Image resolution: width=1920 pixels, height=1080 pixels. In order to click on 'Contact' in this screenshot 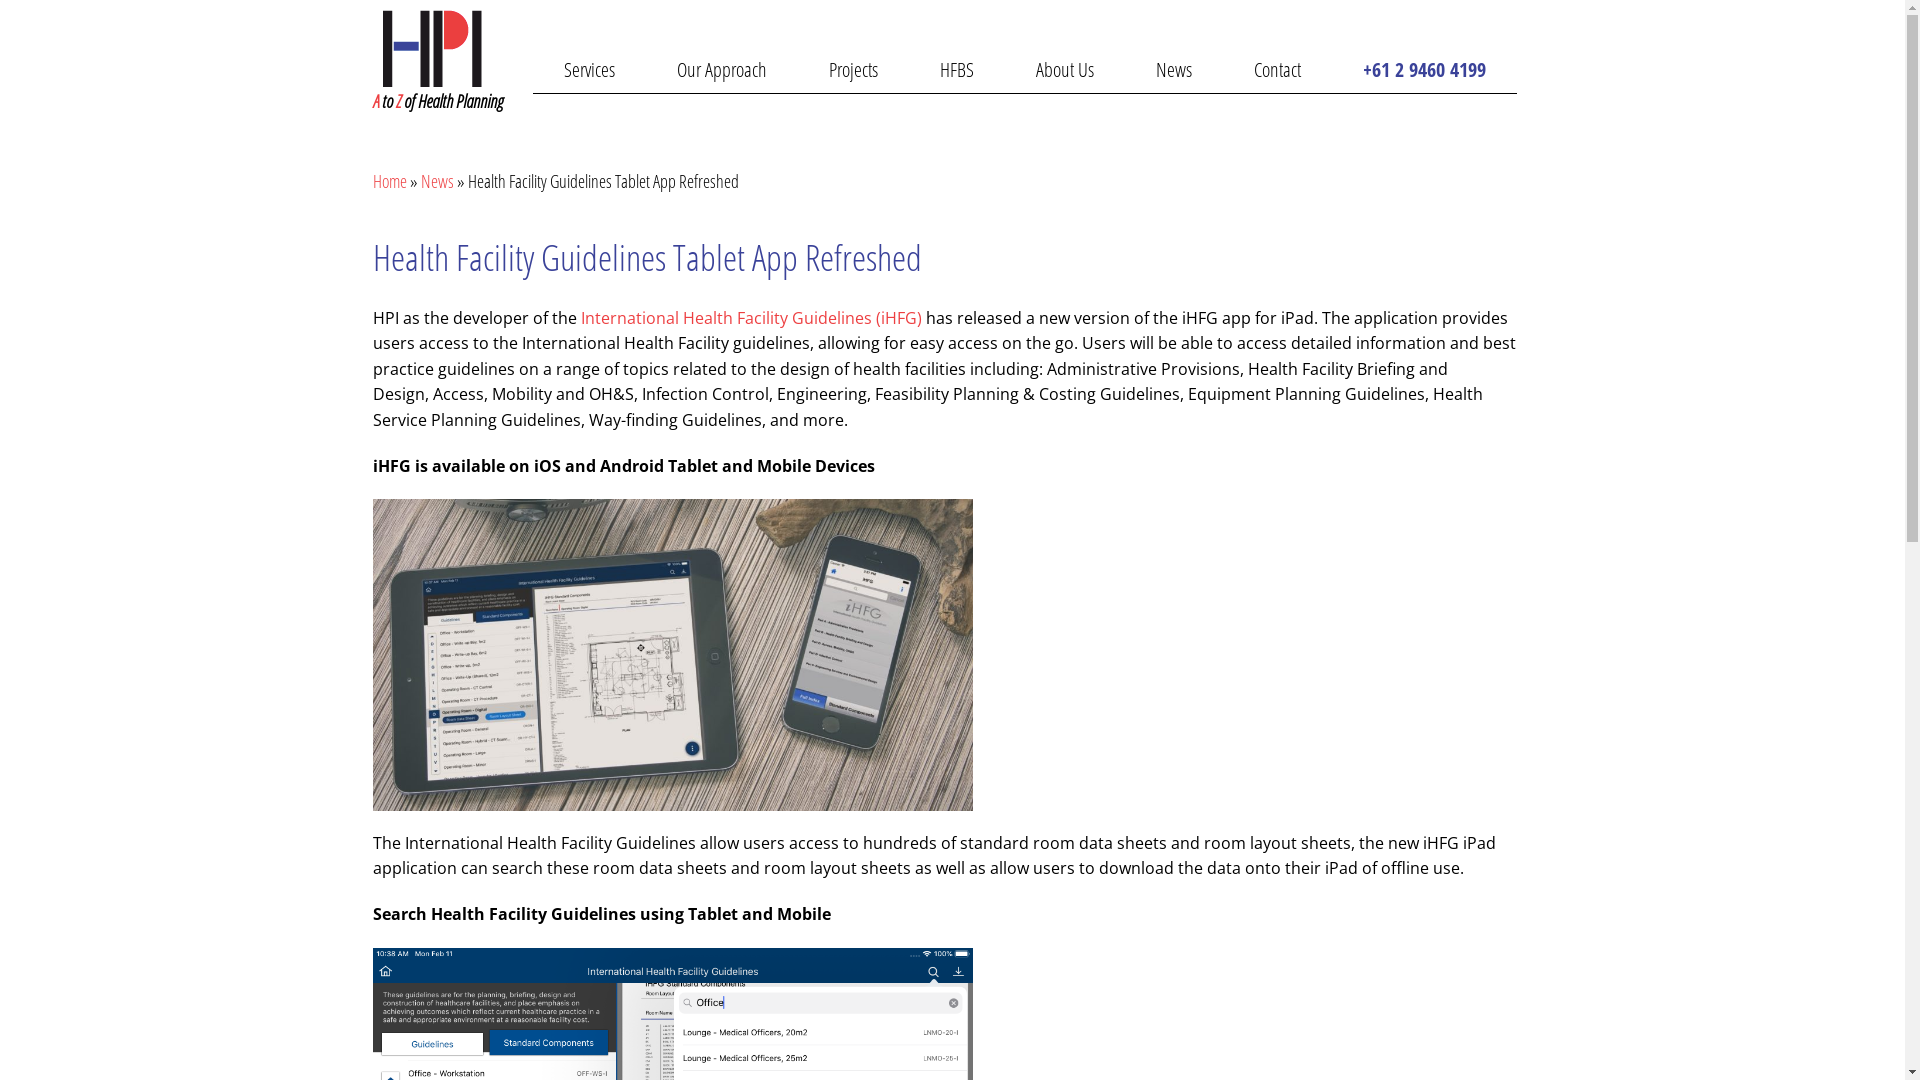, I will do `click(1275, 68)`.